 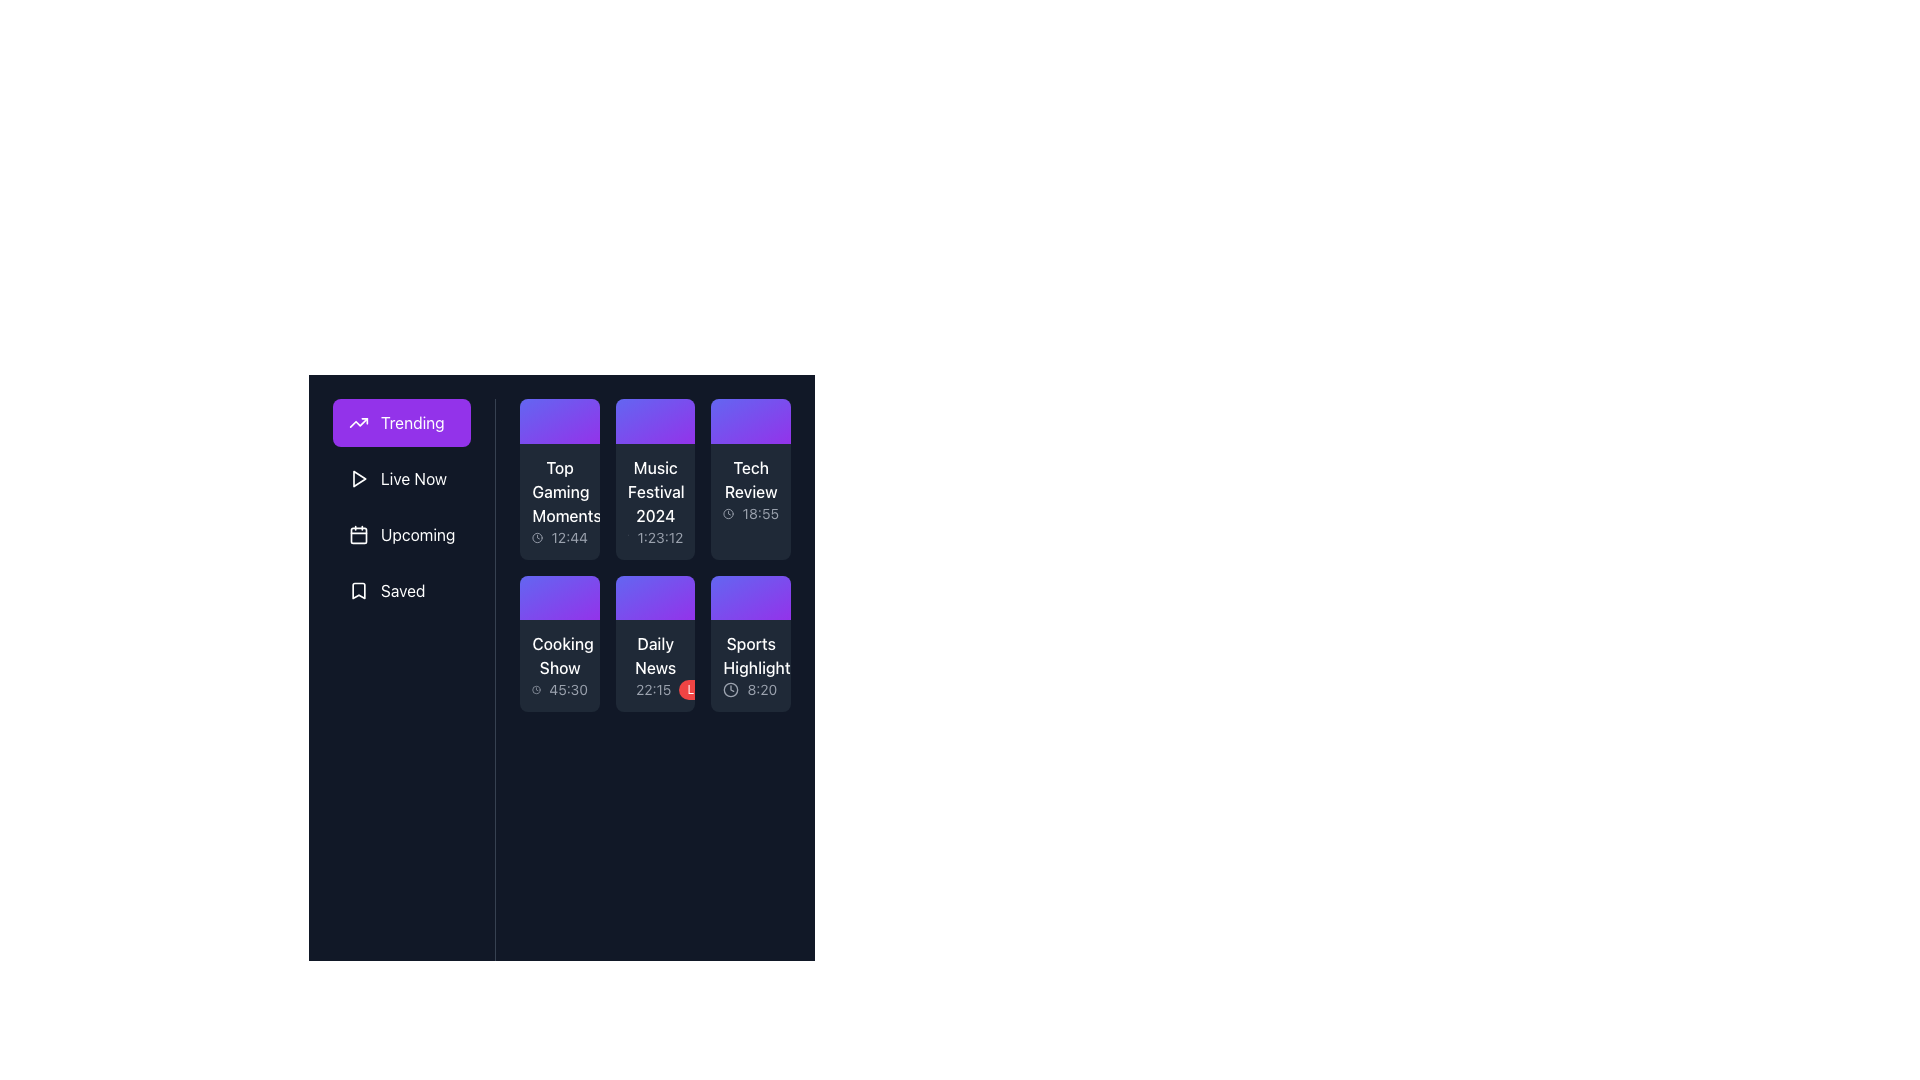 What do you see at coordinates (537, 536) in the screenshot?
I see `the clock symbol icon that indicates the time value '12:44' associated with the text in the 'Top Gaming Moments' section of the 'Trending' panel` at bounding box center [537, 536].